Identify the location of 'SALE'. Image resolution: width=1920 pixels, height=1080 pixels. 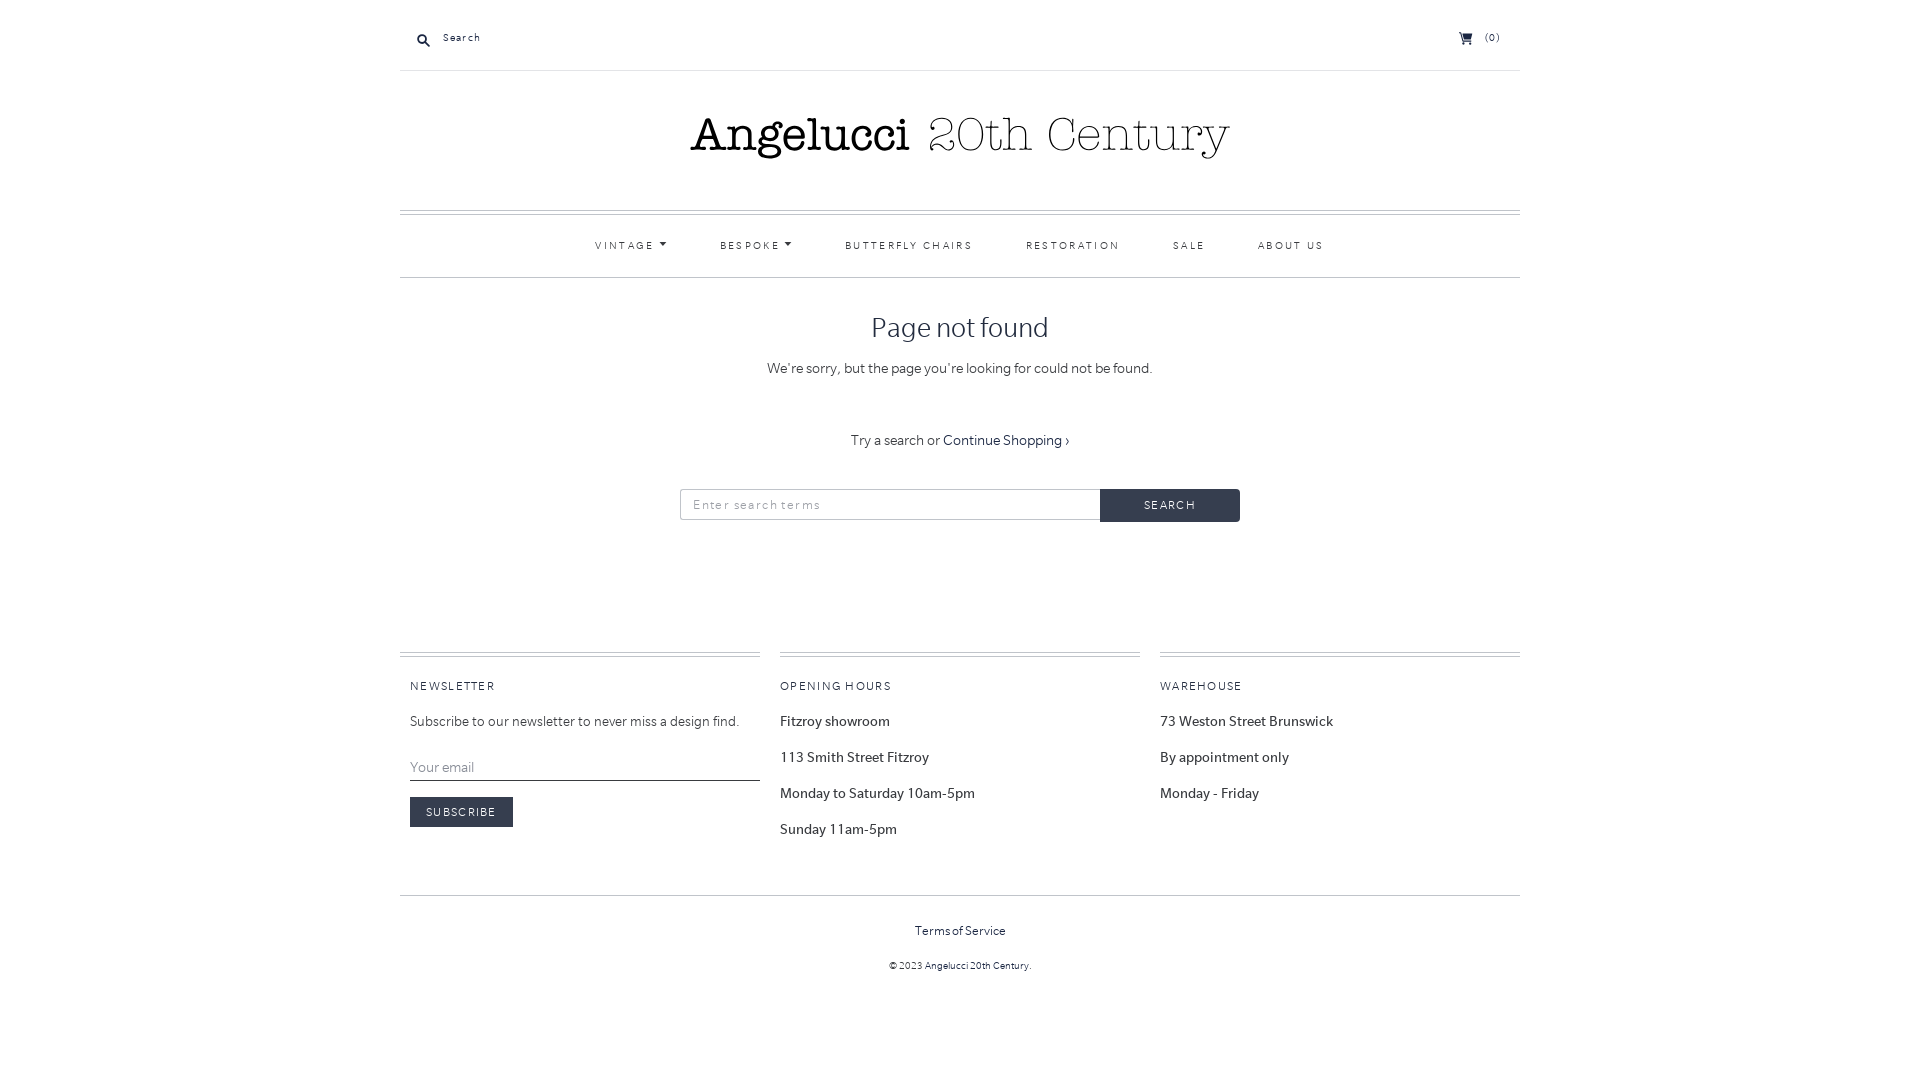
(1150, 244).